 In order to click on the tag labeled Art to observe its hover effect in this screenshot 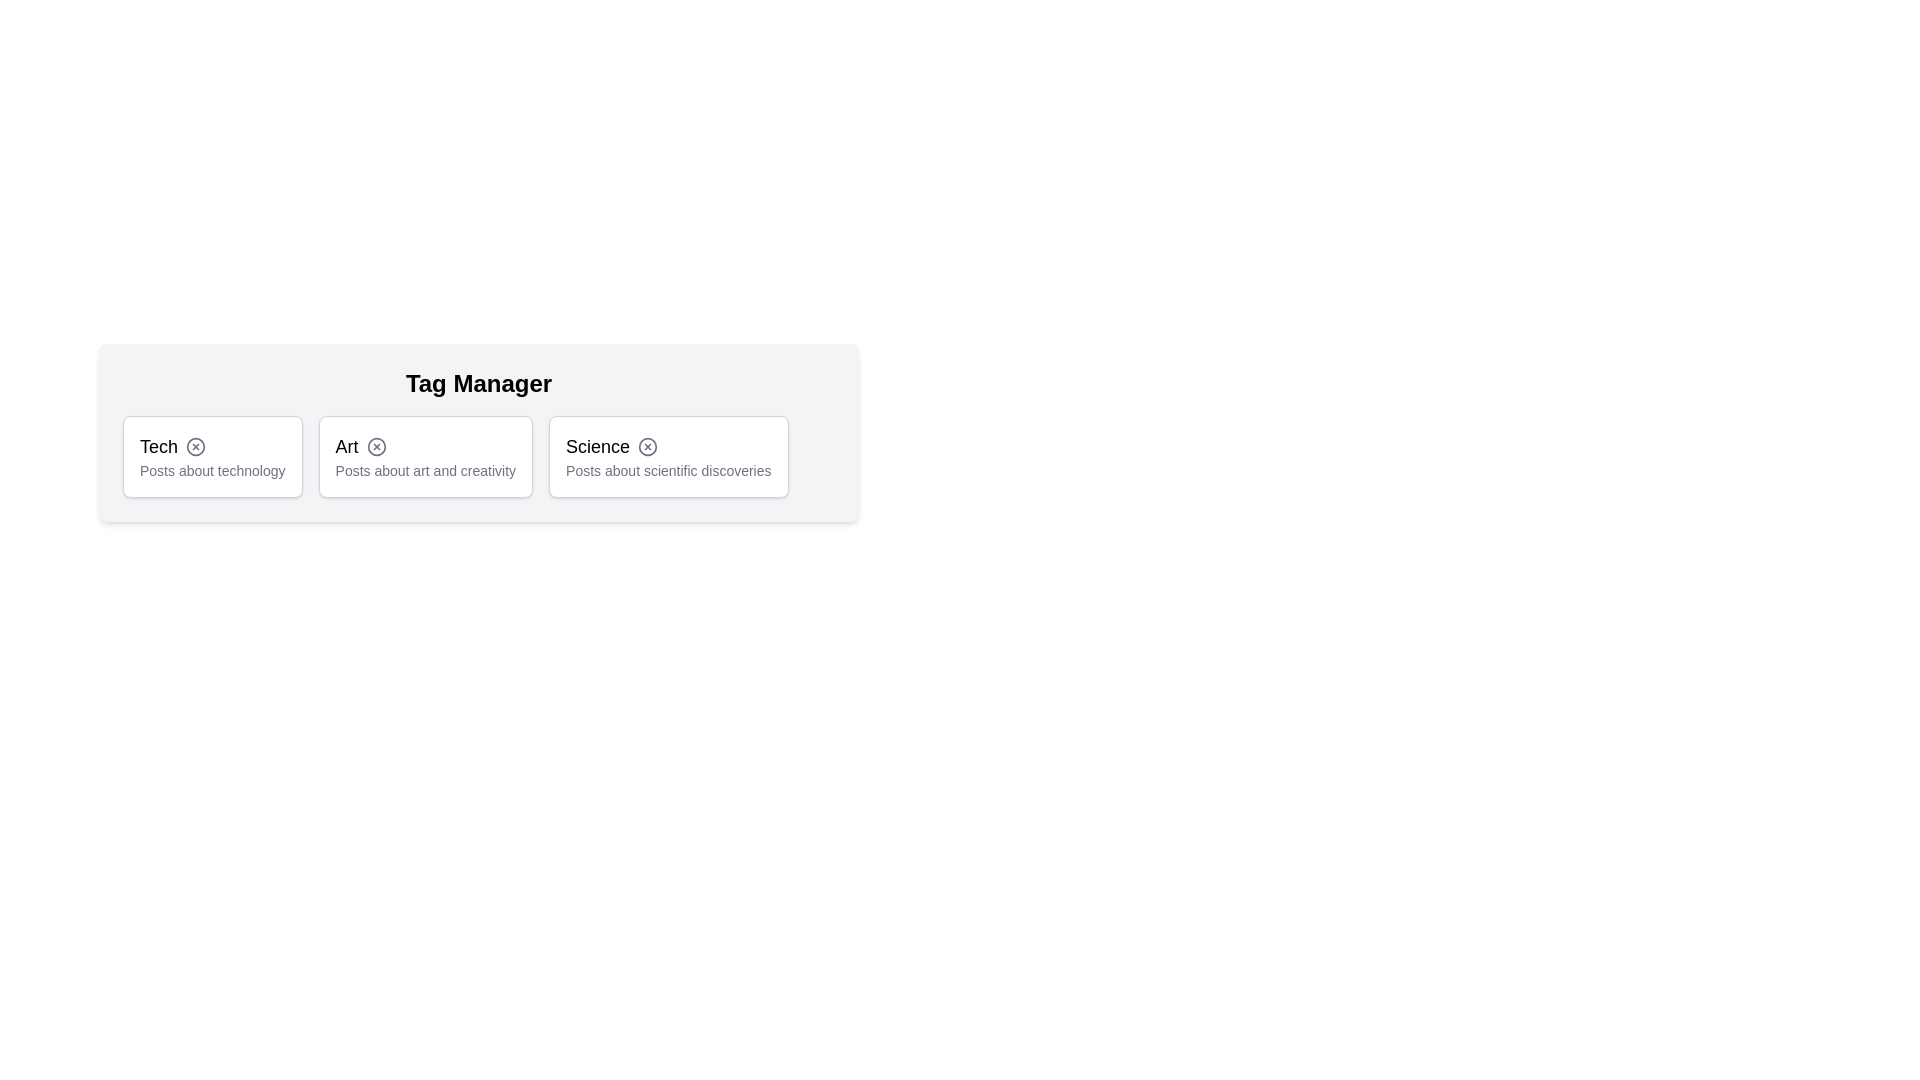, I will do `click(424, 456)`.